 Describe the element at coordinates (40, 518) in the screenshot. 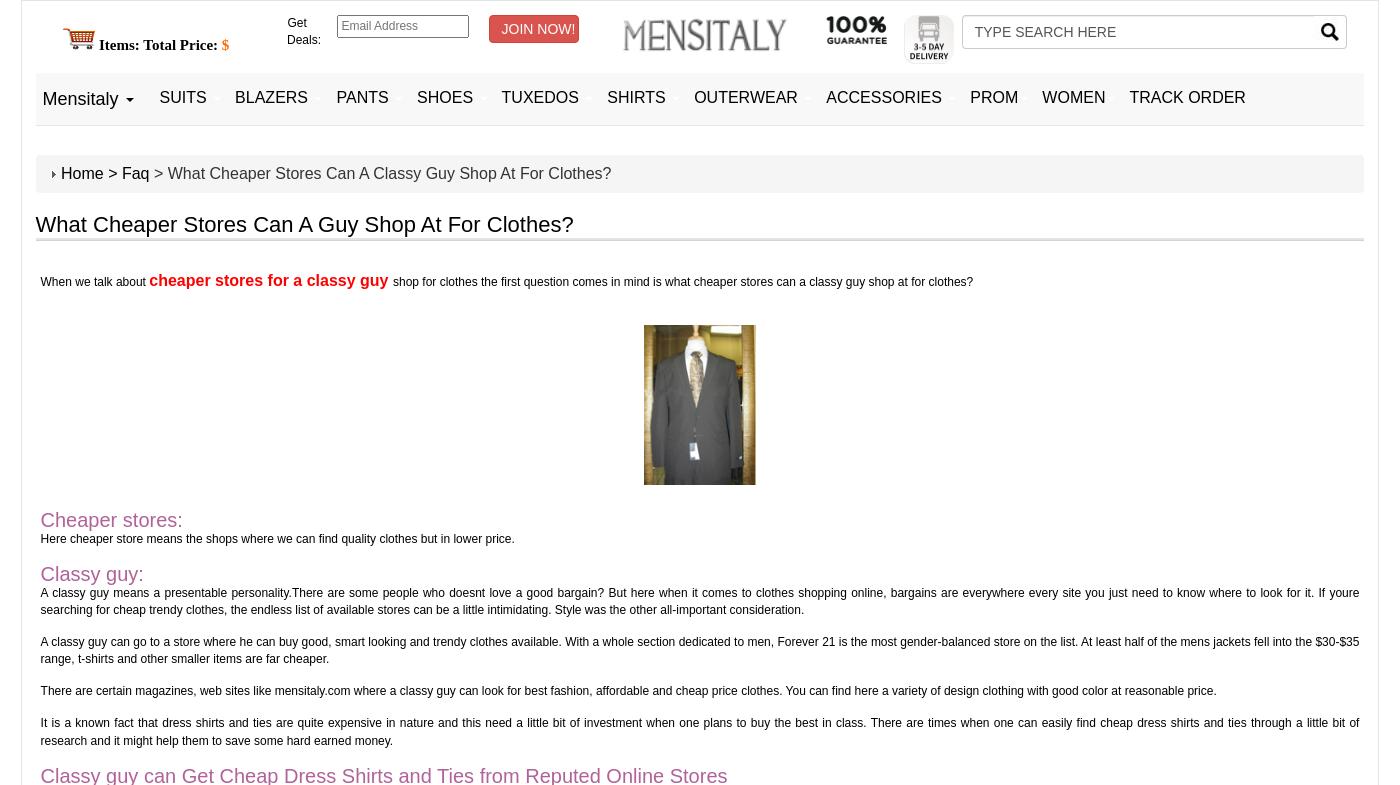

I see `'Cheaper stores:'` at that location.